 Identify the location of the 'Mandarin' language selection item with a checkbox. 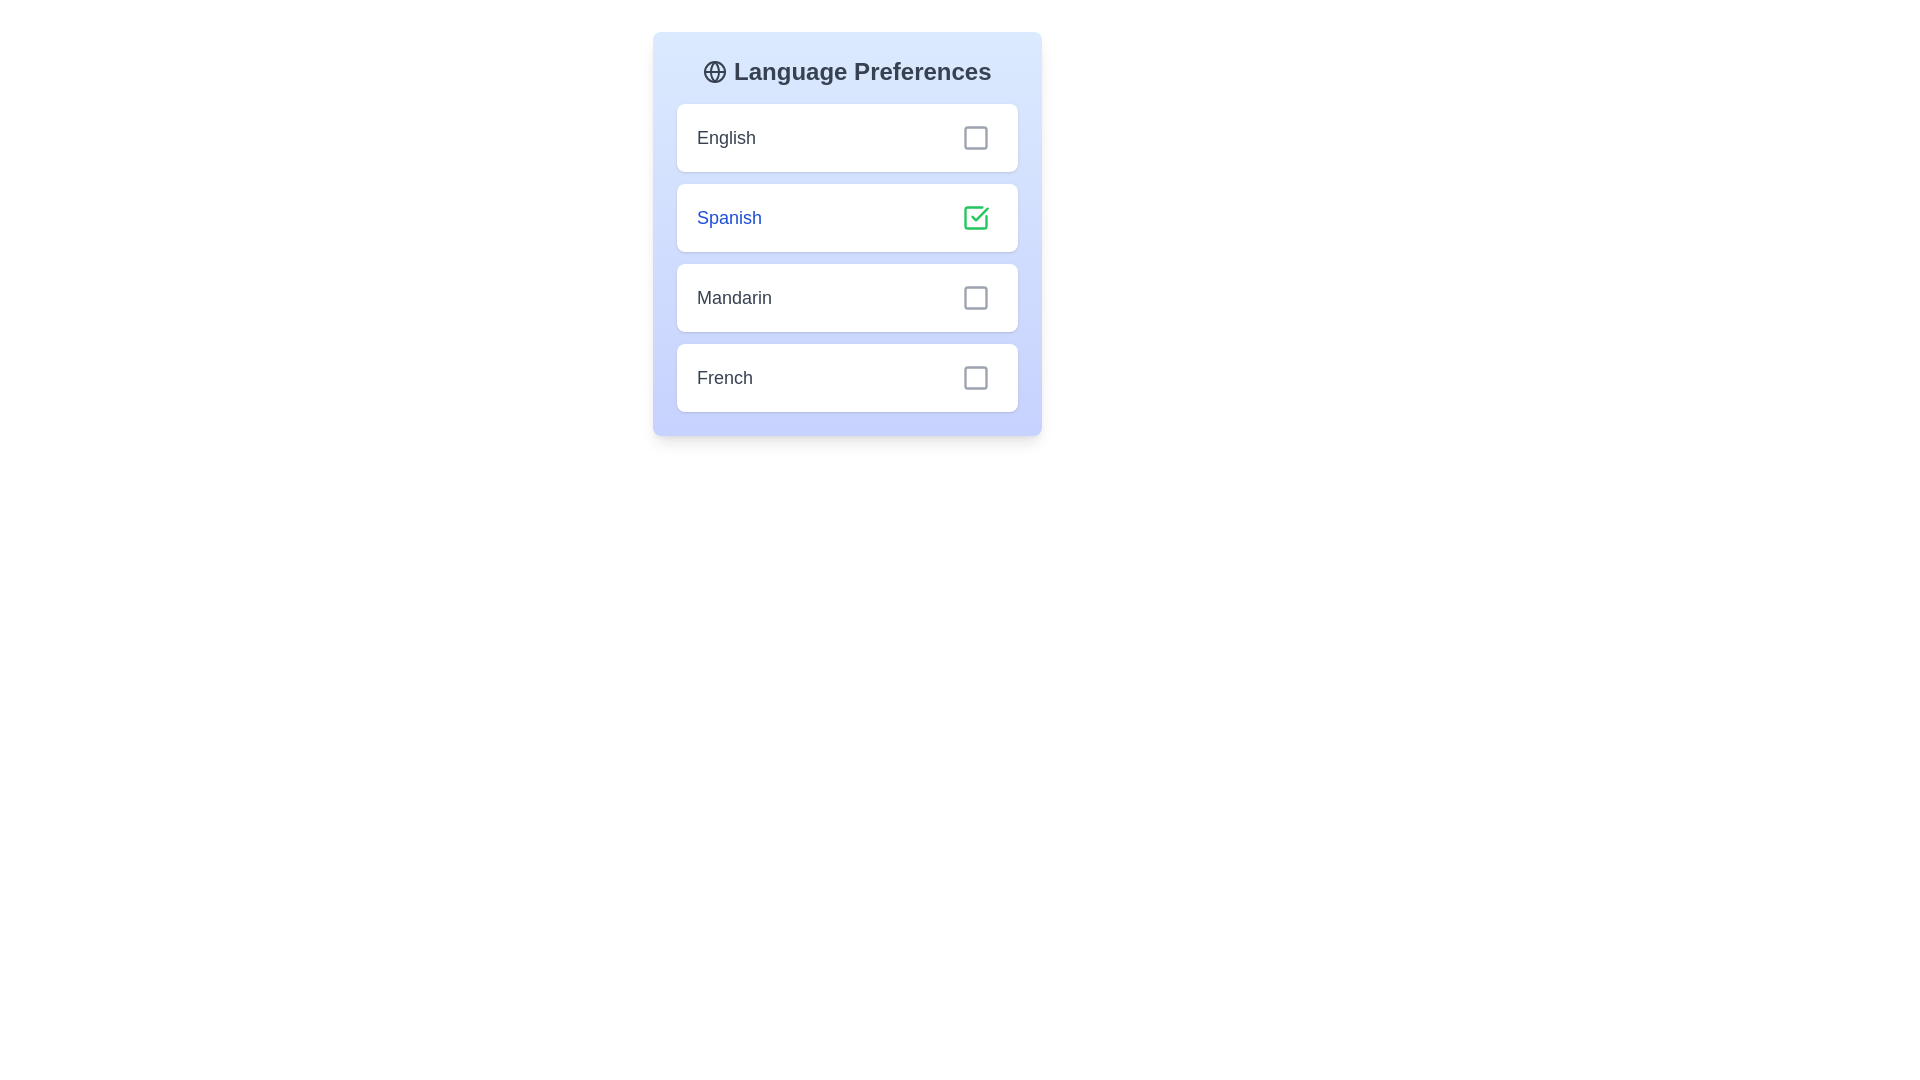
(847, 297).